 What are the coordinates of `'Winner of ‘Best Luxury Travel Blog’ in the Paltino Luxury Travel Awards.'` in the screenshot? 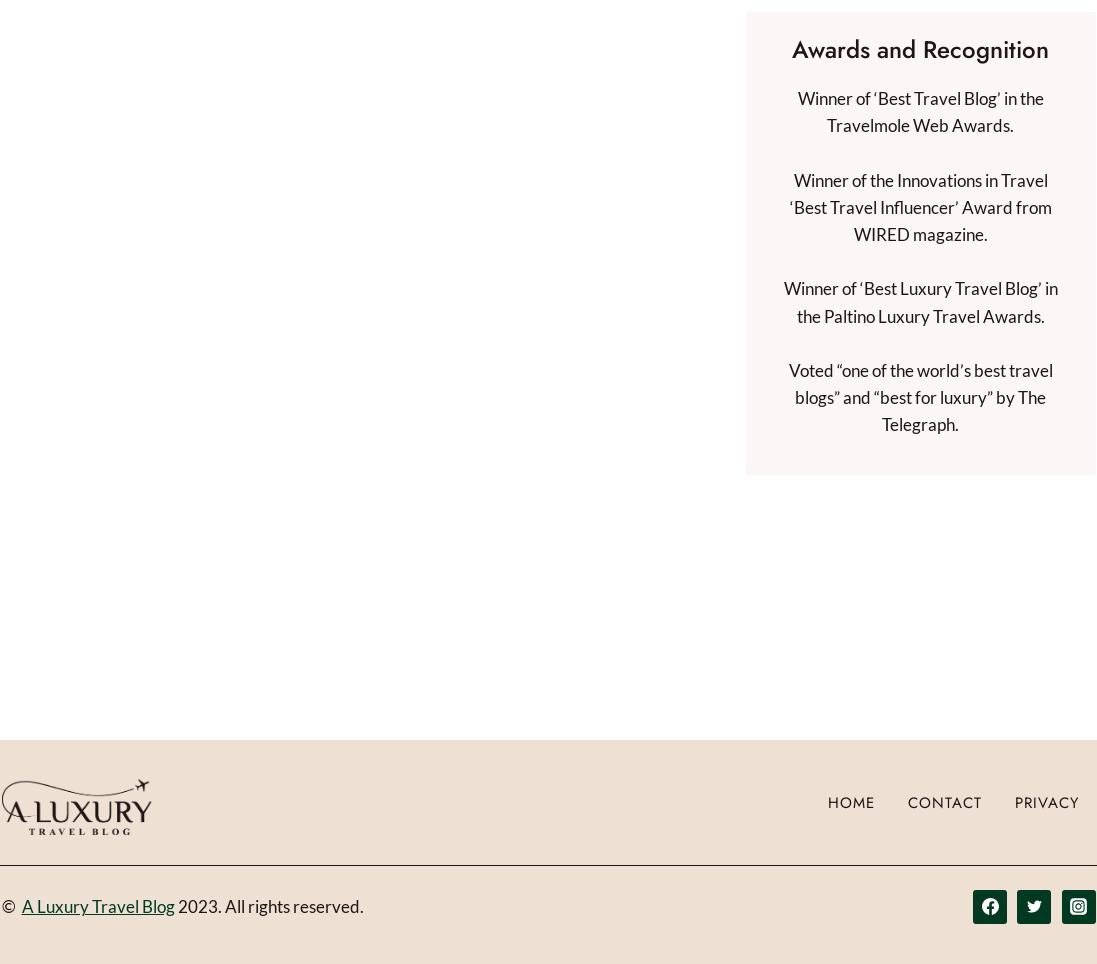 It's located at (783, 302).